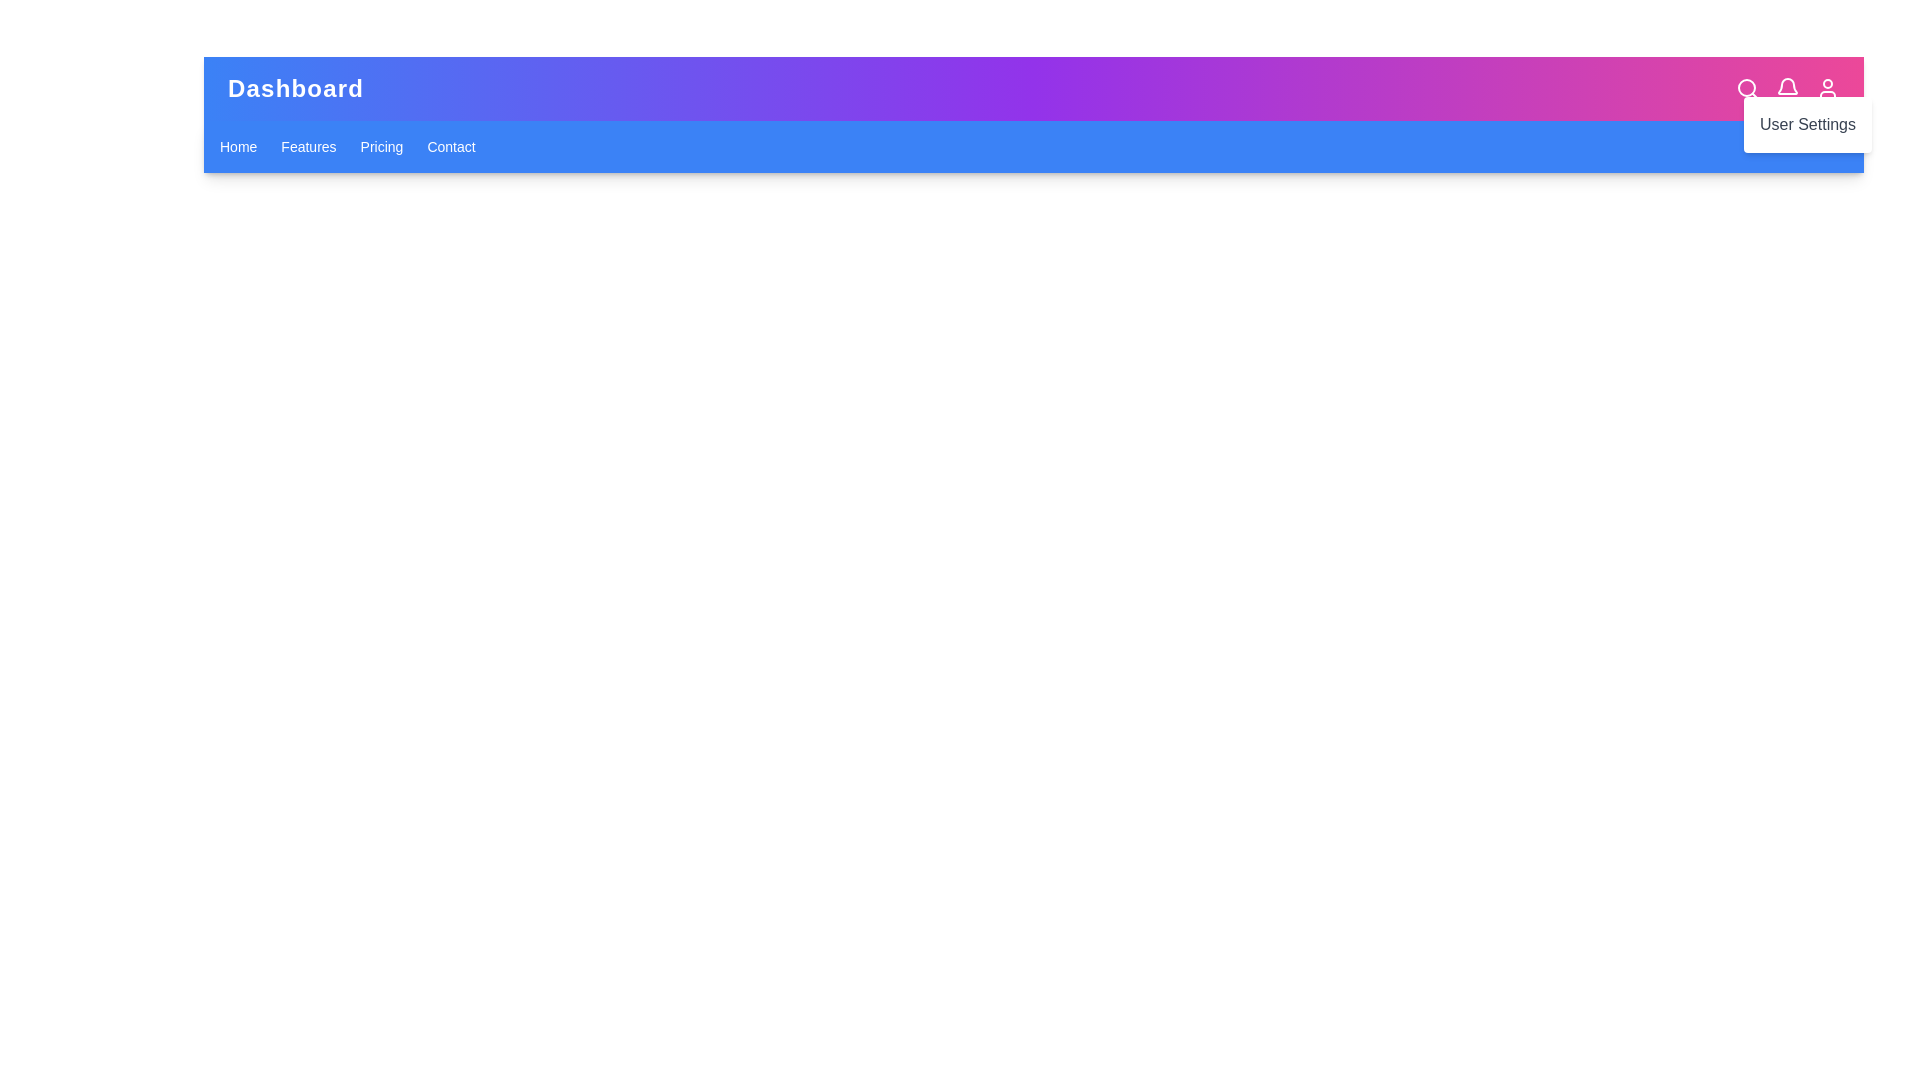 The image size is (1920, 1080). What do you see at coordinates (306, 145) in the screenshot?
I see `the navigation menu item Features` at bounding box center [306, 145].